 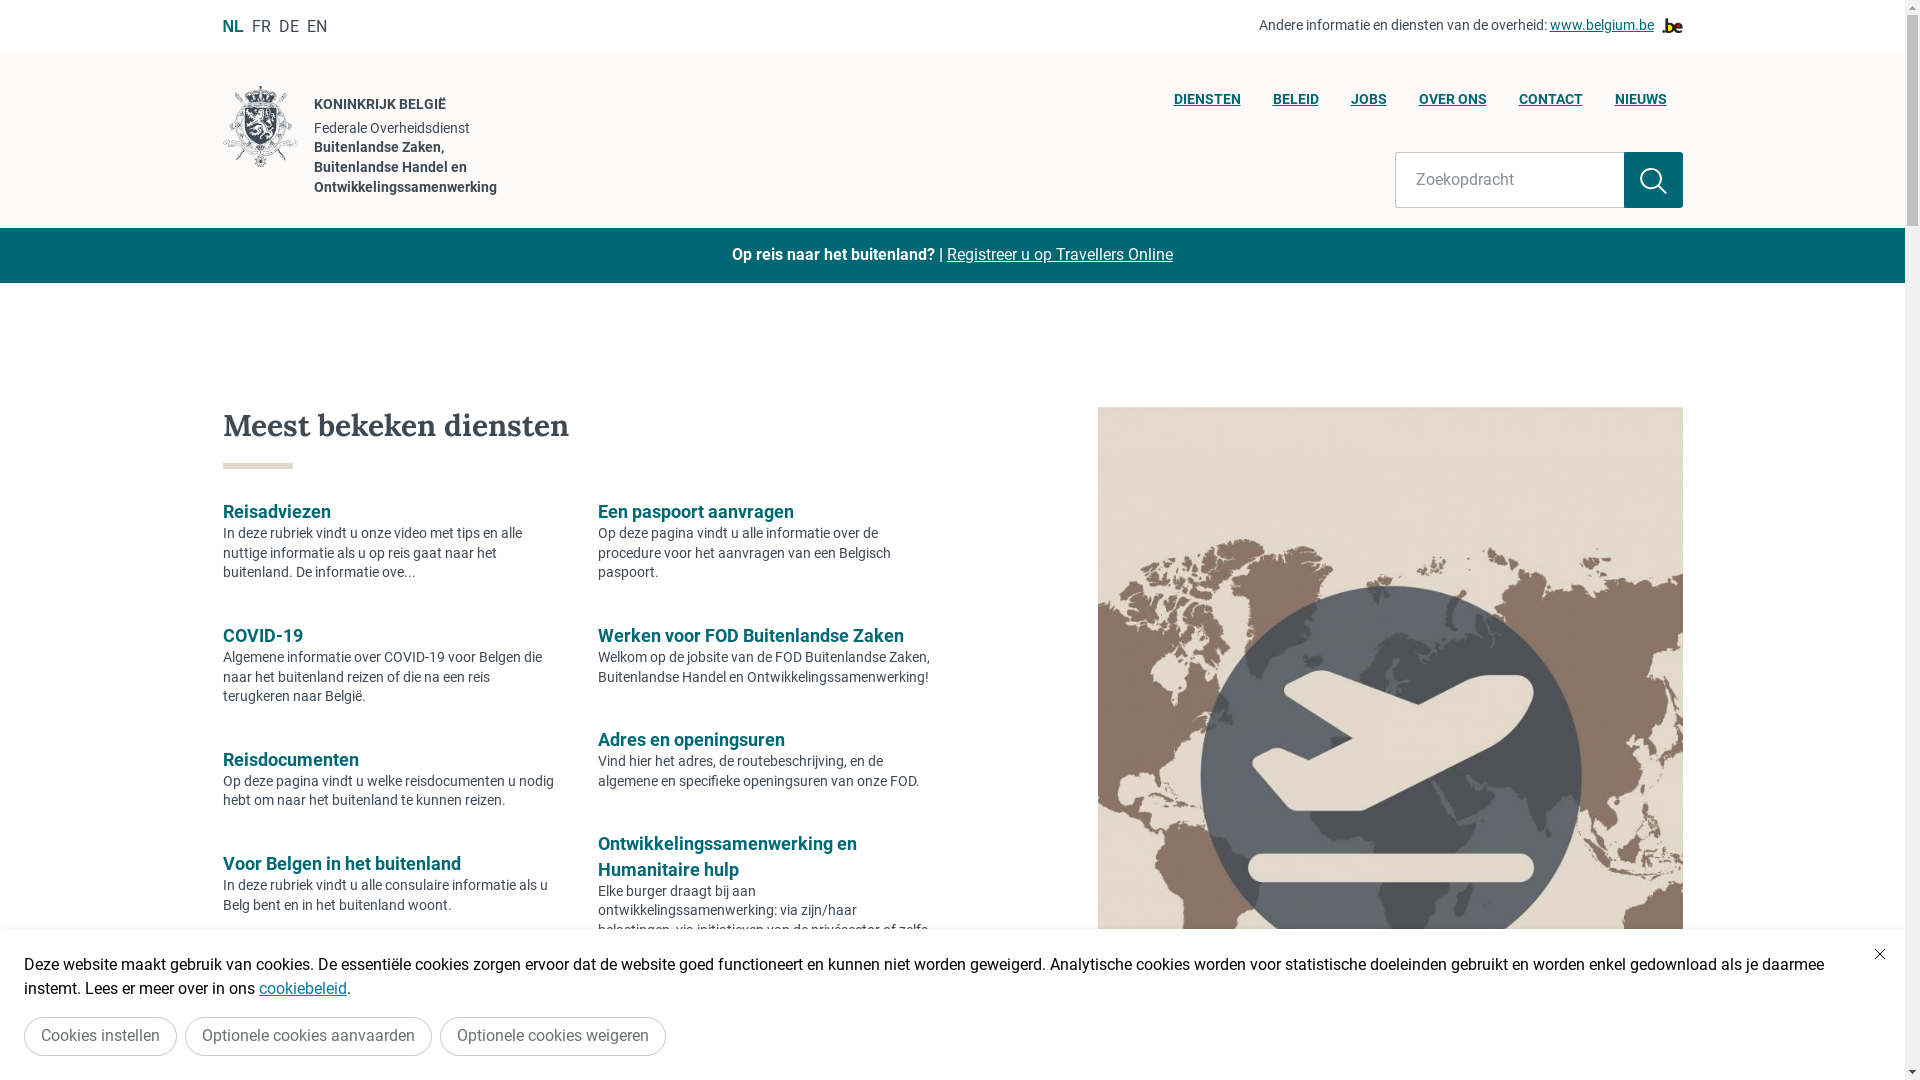 What do you see at coordinates (340, 862) in the screenshot?
I see `'Voor Belgen in het buitenland'` at bounding box center [340, 862].